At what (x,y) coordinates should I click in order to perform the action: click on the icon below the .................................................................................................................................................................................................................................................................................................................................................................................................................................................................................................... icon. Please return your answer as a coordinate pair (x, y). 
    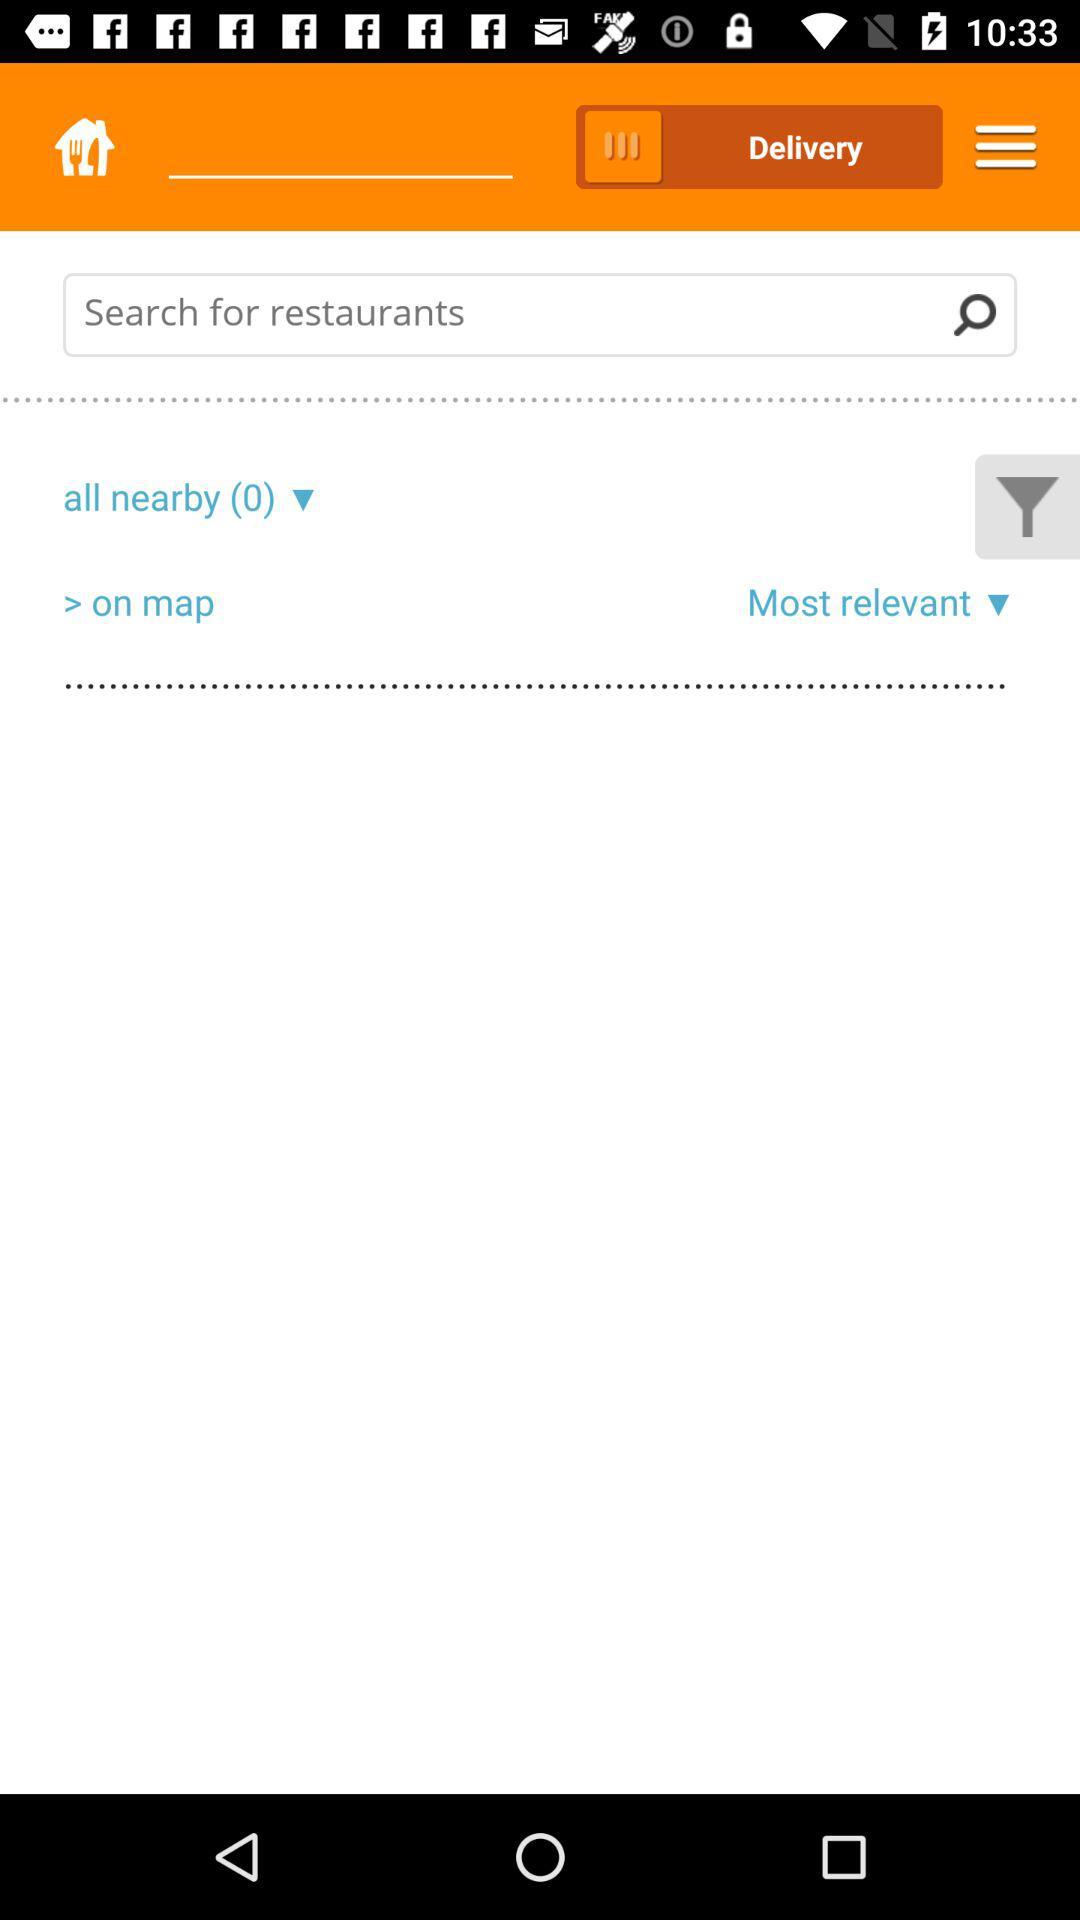
    Looking at the image, I should click on (168, 496).